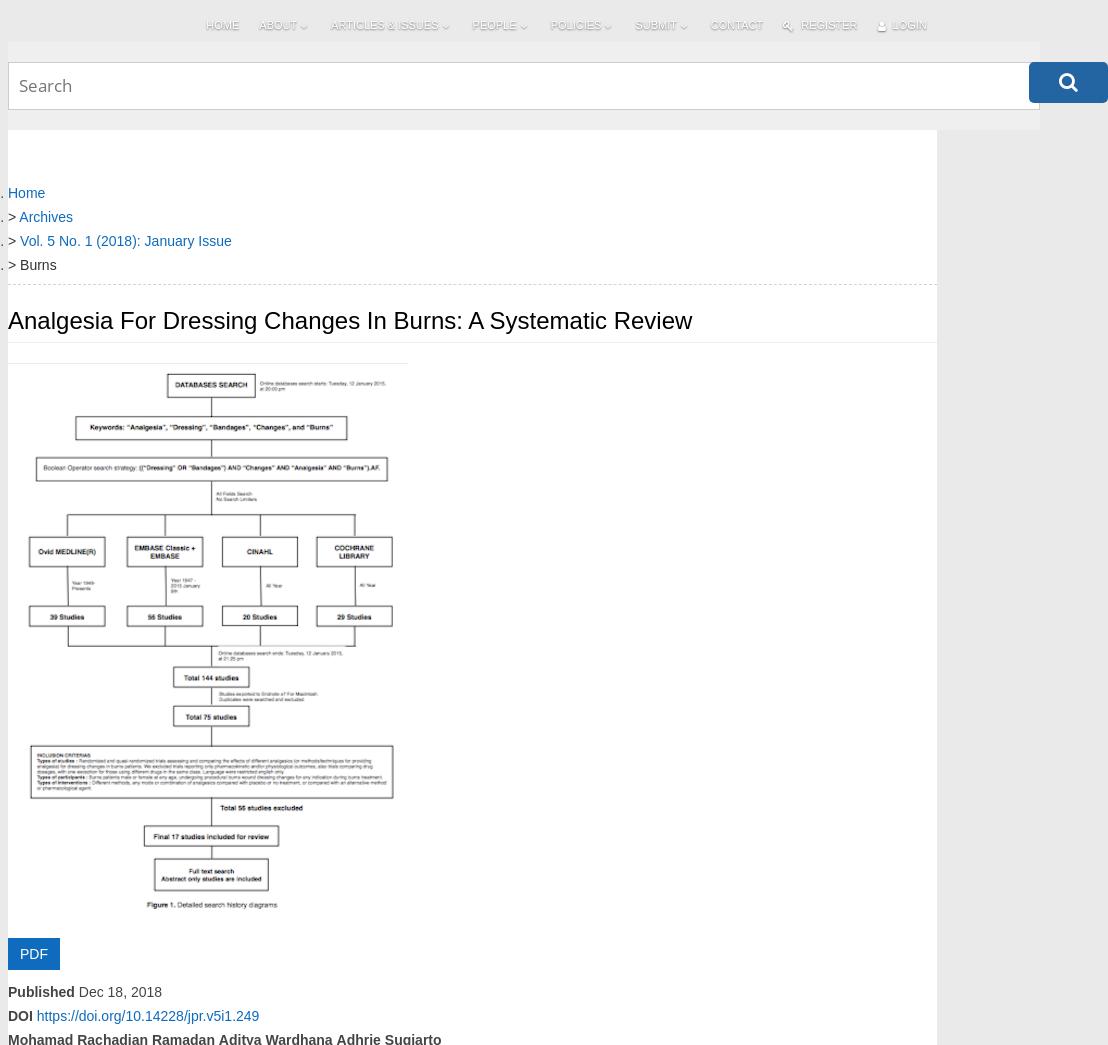 The image size is (1108, 1045). Describe the element at coordinates (26, 191) in the screenshot. I see `'Home'` at that location.